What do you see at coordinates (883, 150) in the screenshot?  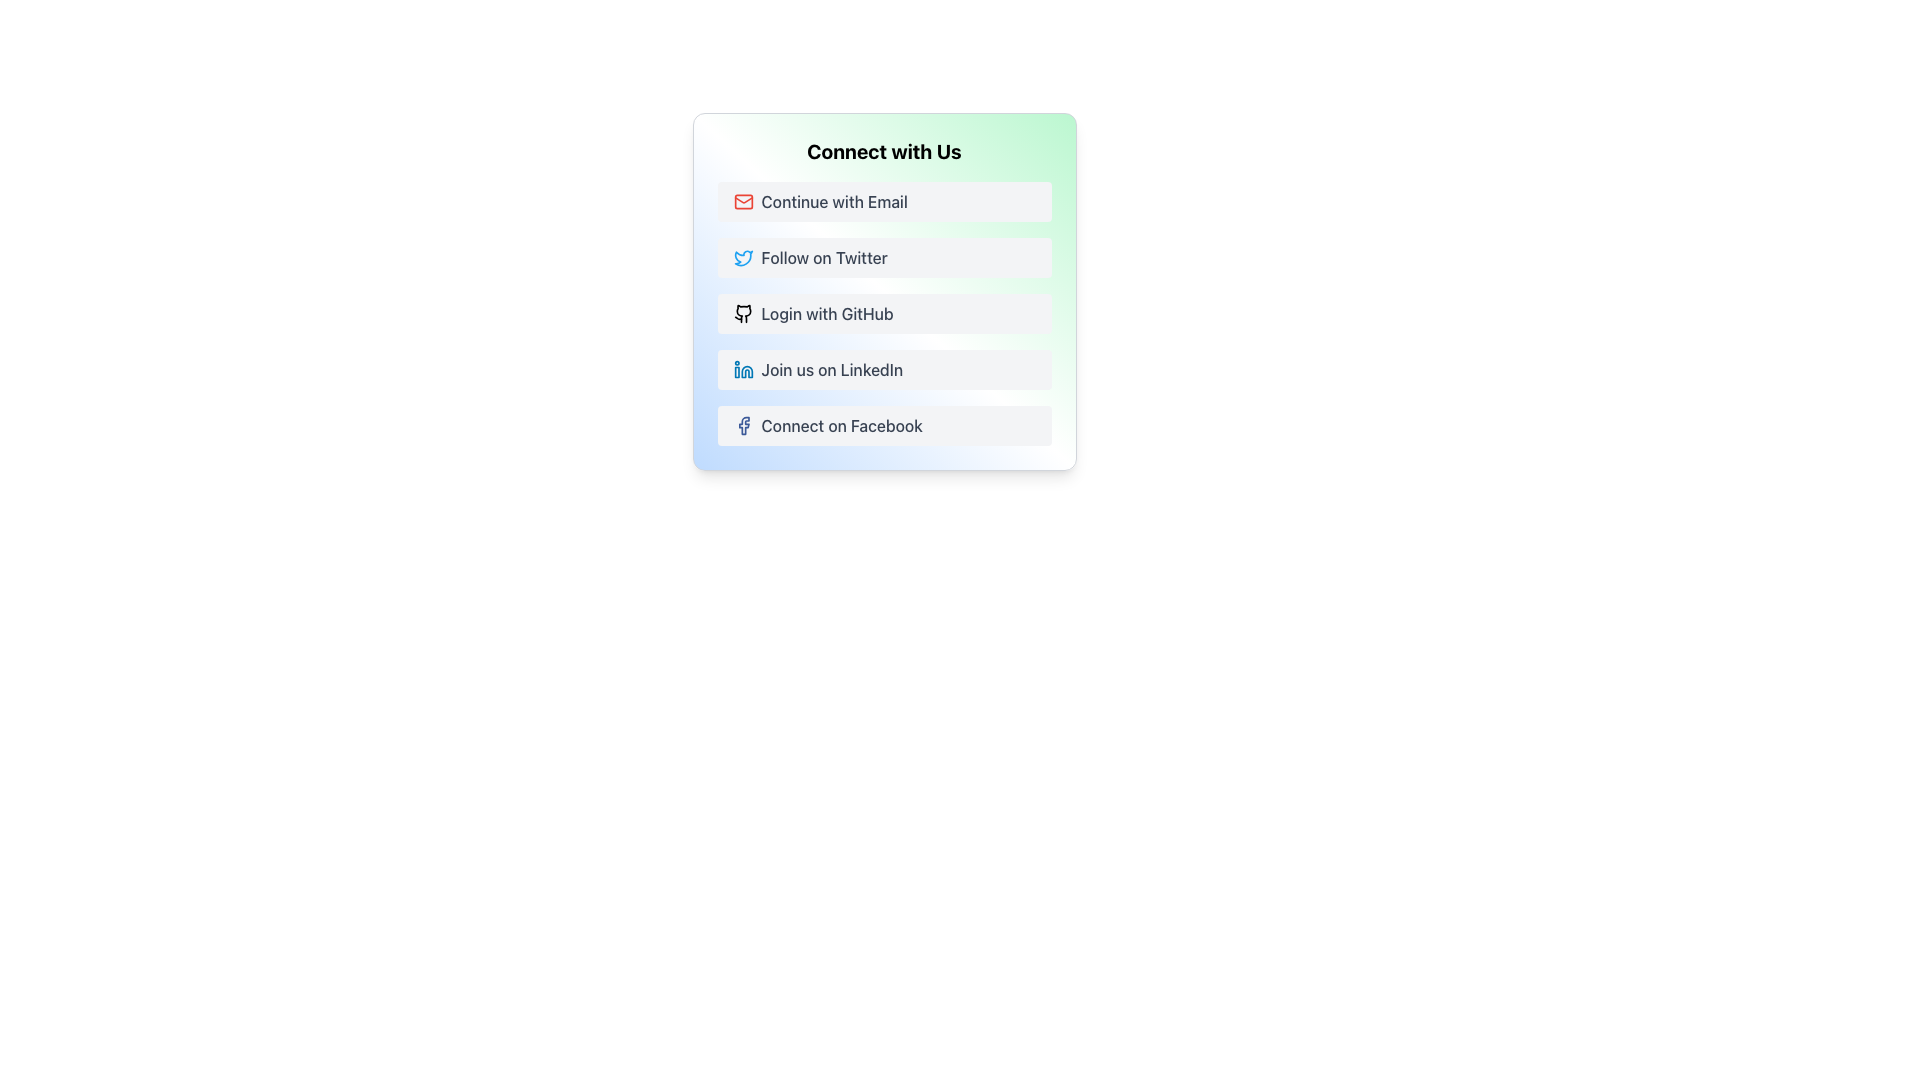 I see `the text header labeled 'Connect with Us', which is styled in bold and large font at the top of the interactive buttons section` at bounding box center [883, 150].